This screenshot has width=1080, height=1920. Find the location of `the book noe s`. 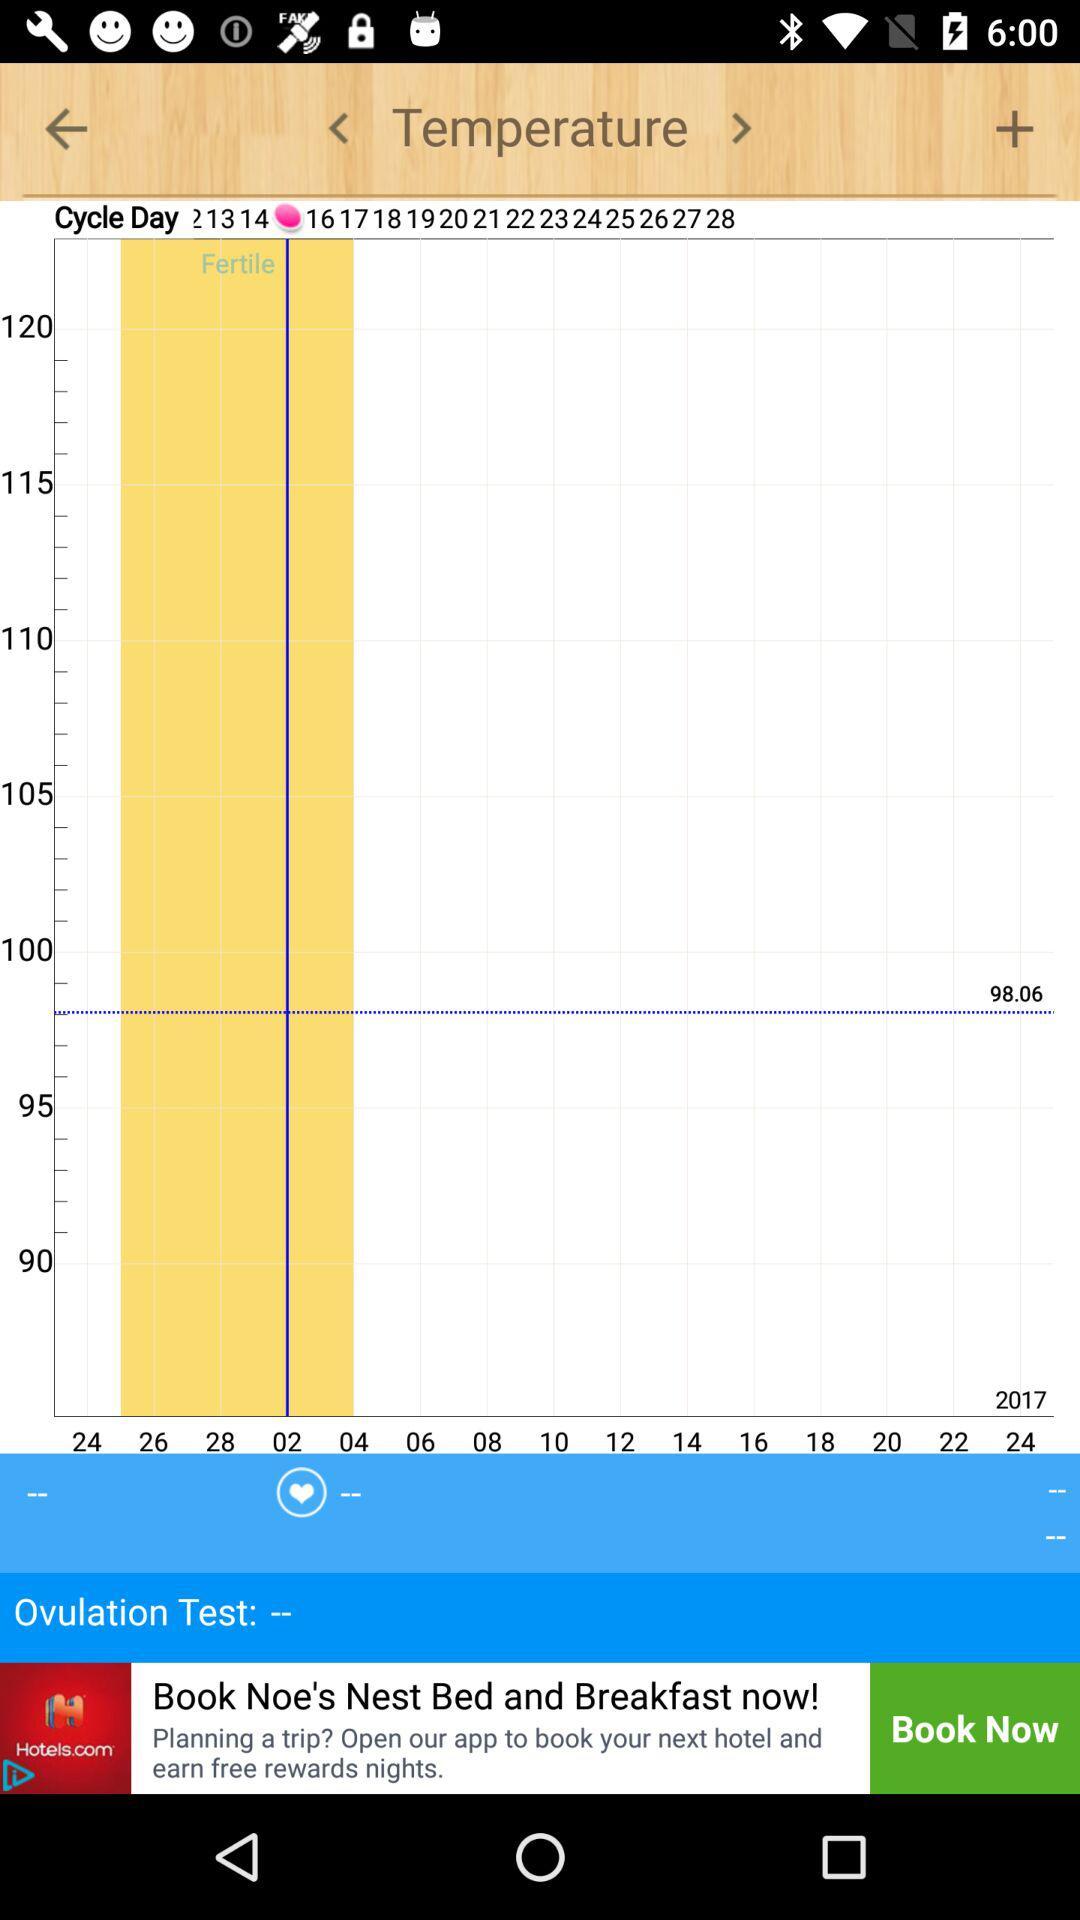

the book noe s is located at coordinates (486, 1693).